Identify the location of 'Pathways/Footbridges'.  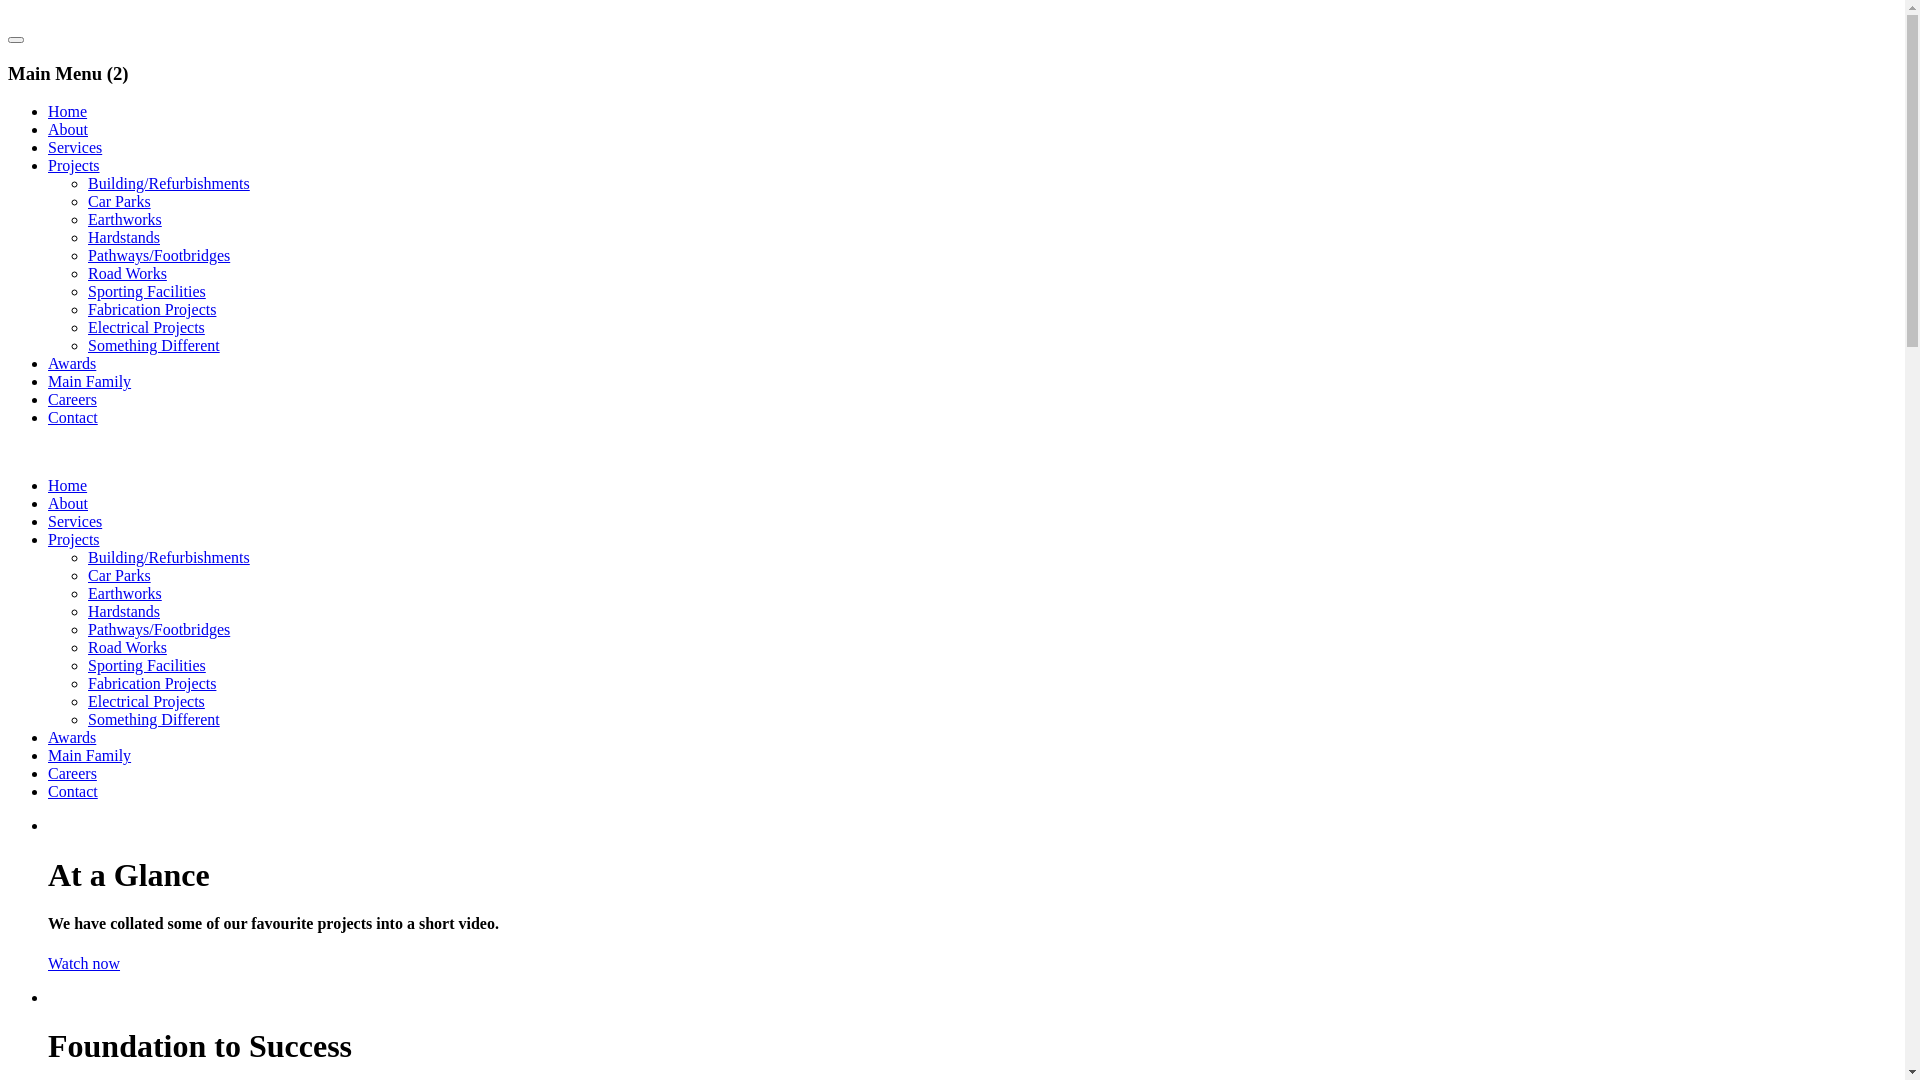
(157, 254).